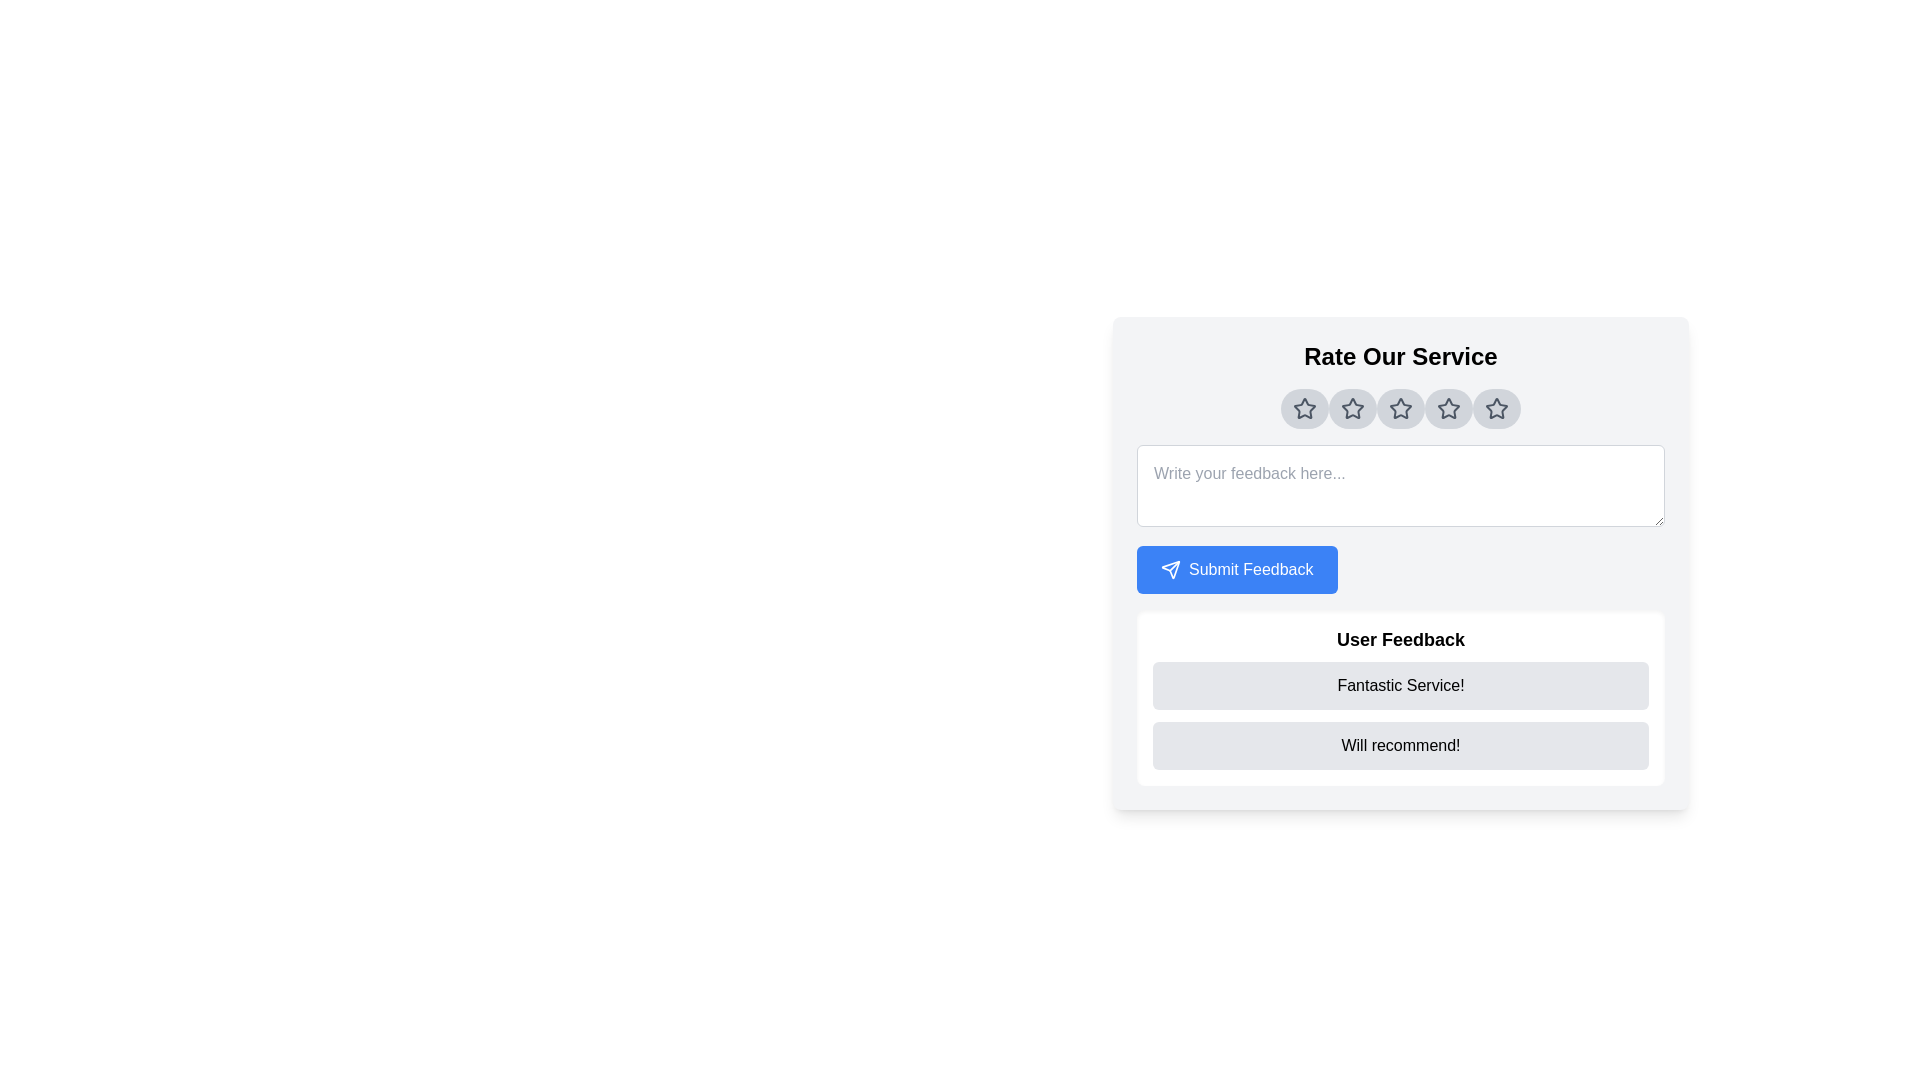  What do you see at coordinates (1497, 407) in the screenshot?
I see `the rightmost button in the 'Rate Our Service' section` at bounding box center [1497, 407].